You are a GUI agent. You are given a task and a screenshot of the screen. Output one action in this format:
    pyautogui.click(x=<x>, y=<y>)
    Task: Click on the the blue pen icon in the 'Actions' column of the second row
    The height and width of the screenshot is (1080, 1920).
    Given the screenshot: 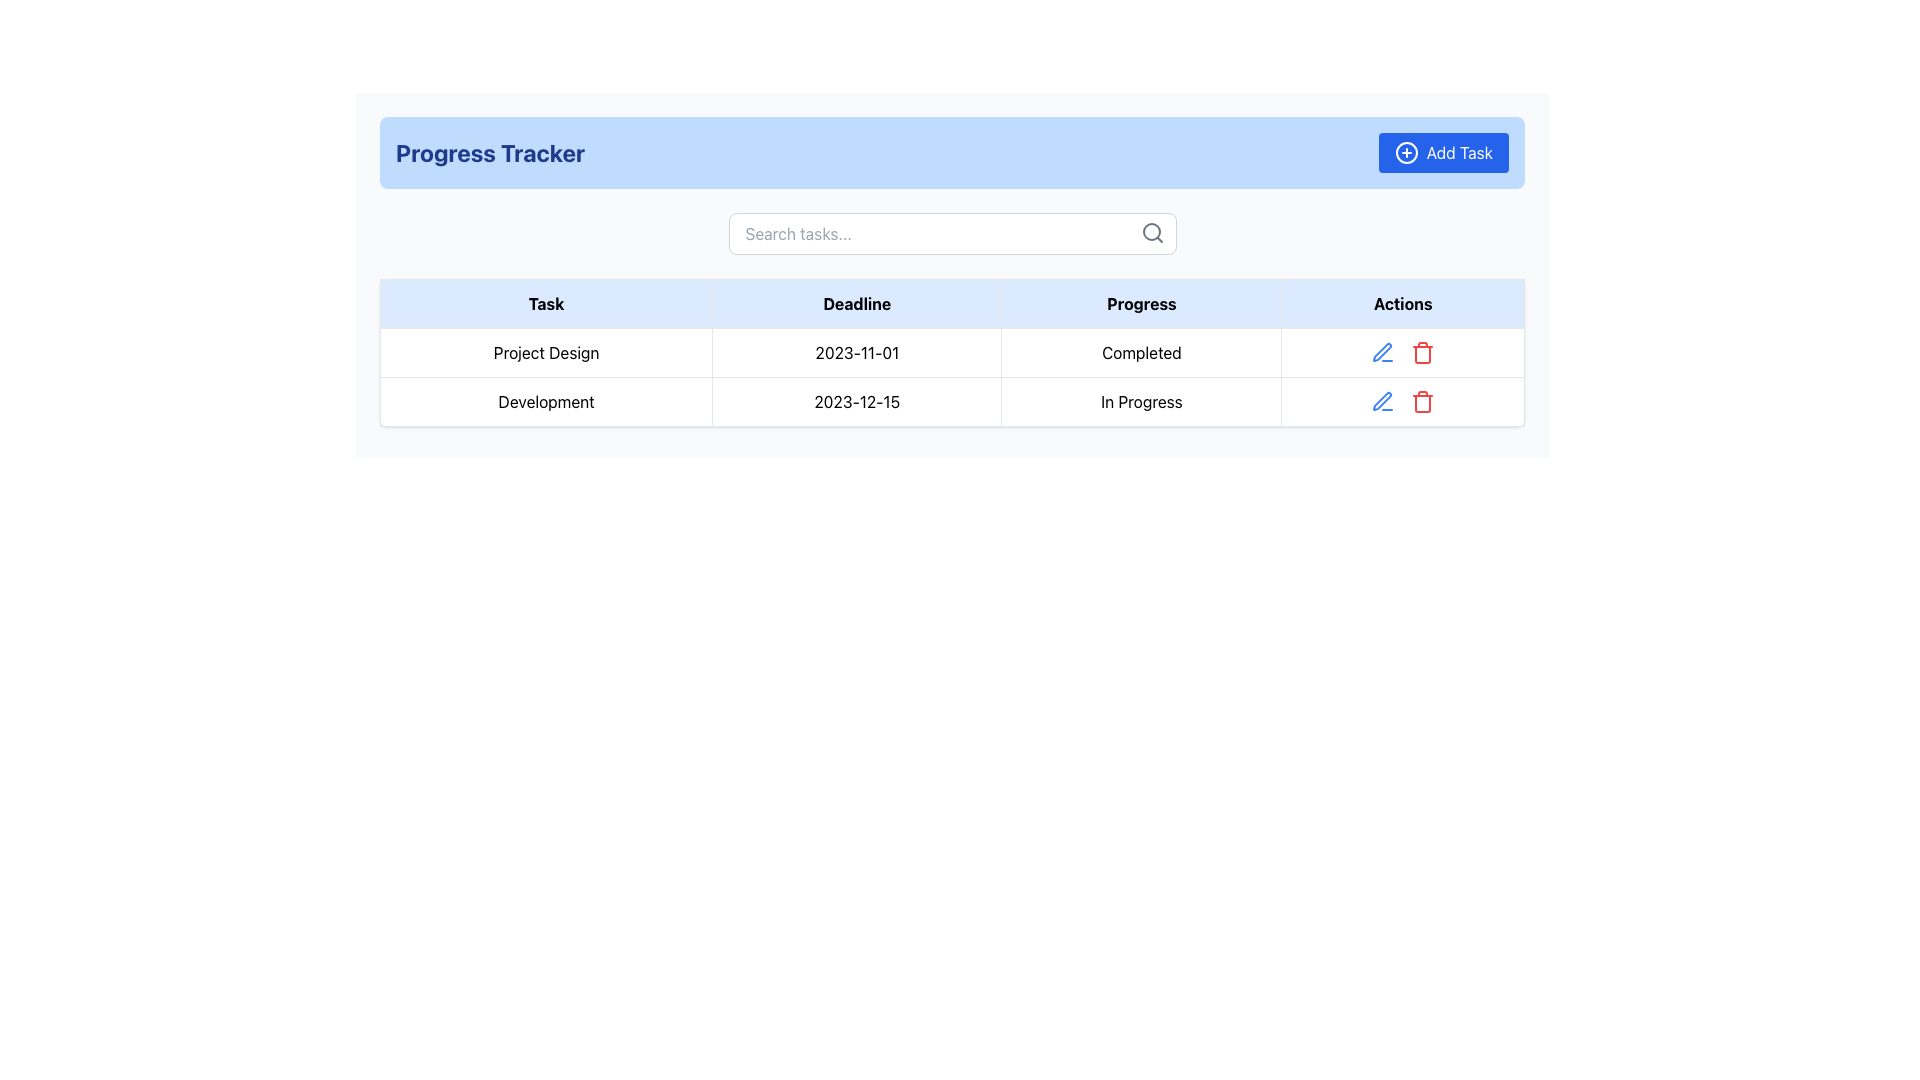 What is the action you would take?
    pyautogui.click(x=1402, y=401)
    